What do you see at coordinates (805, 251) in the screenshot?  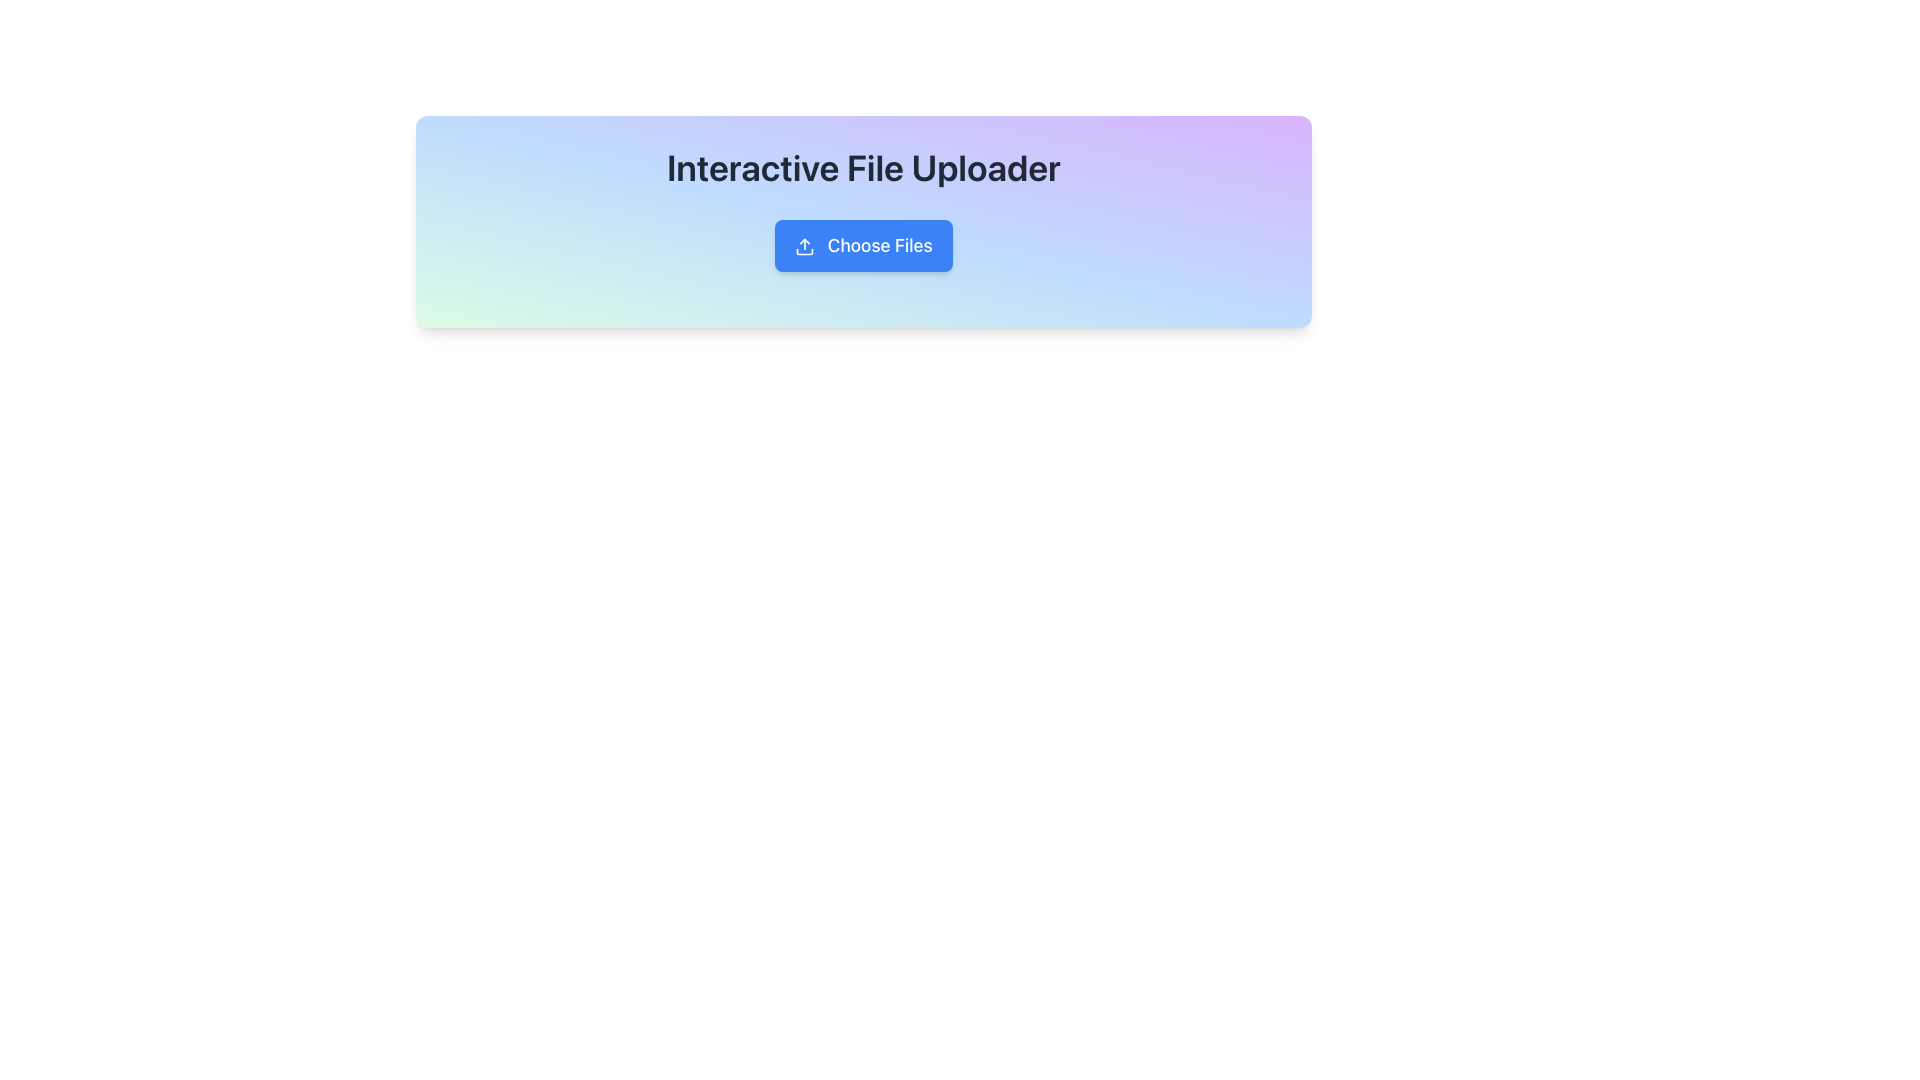 I see `the horizontal line at the base of the upload icon within the SVG graphic, which is styled with a visible stroke and no fill` at bounding box center [805, 251].